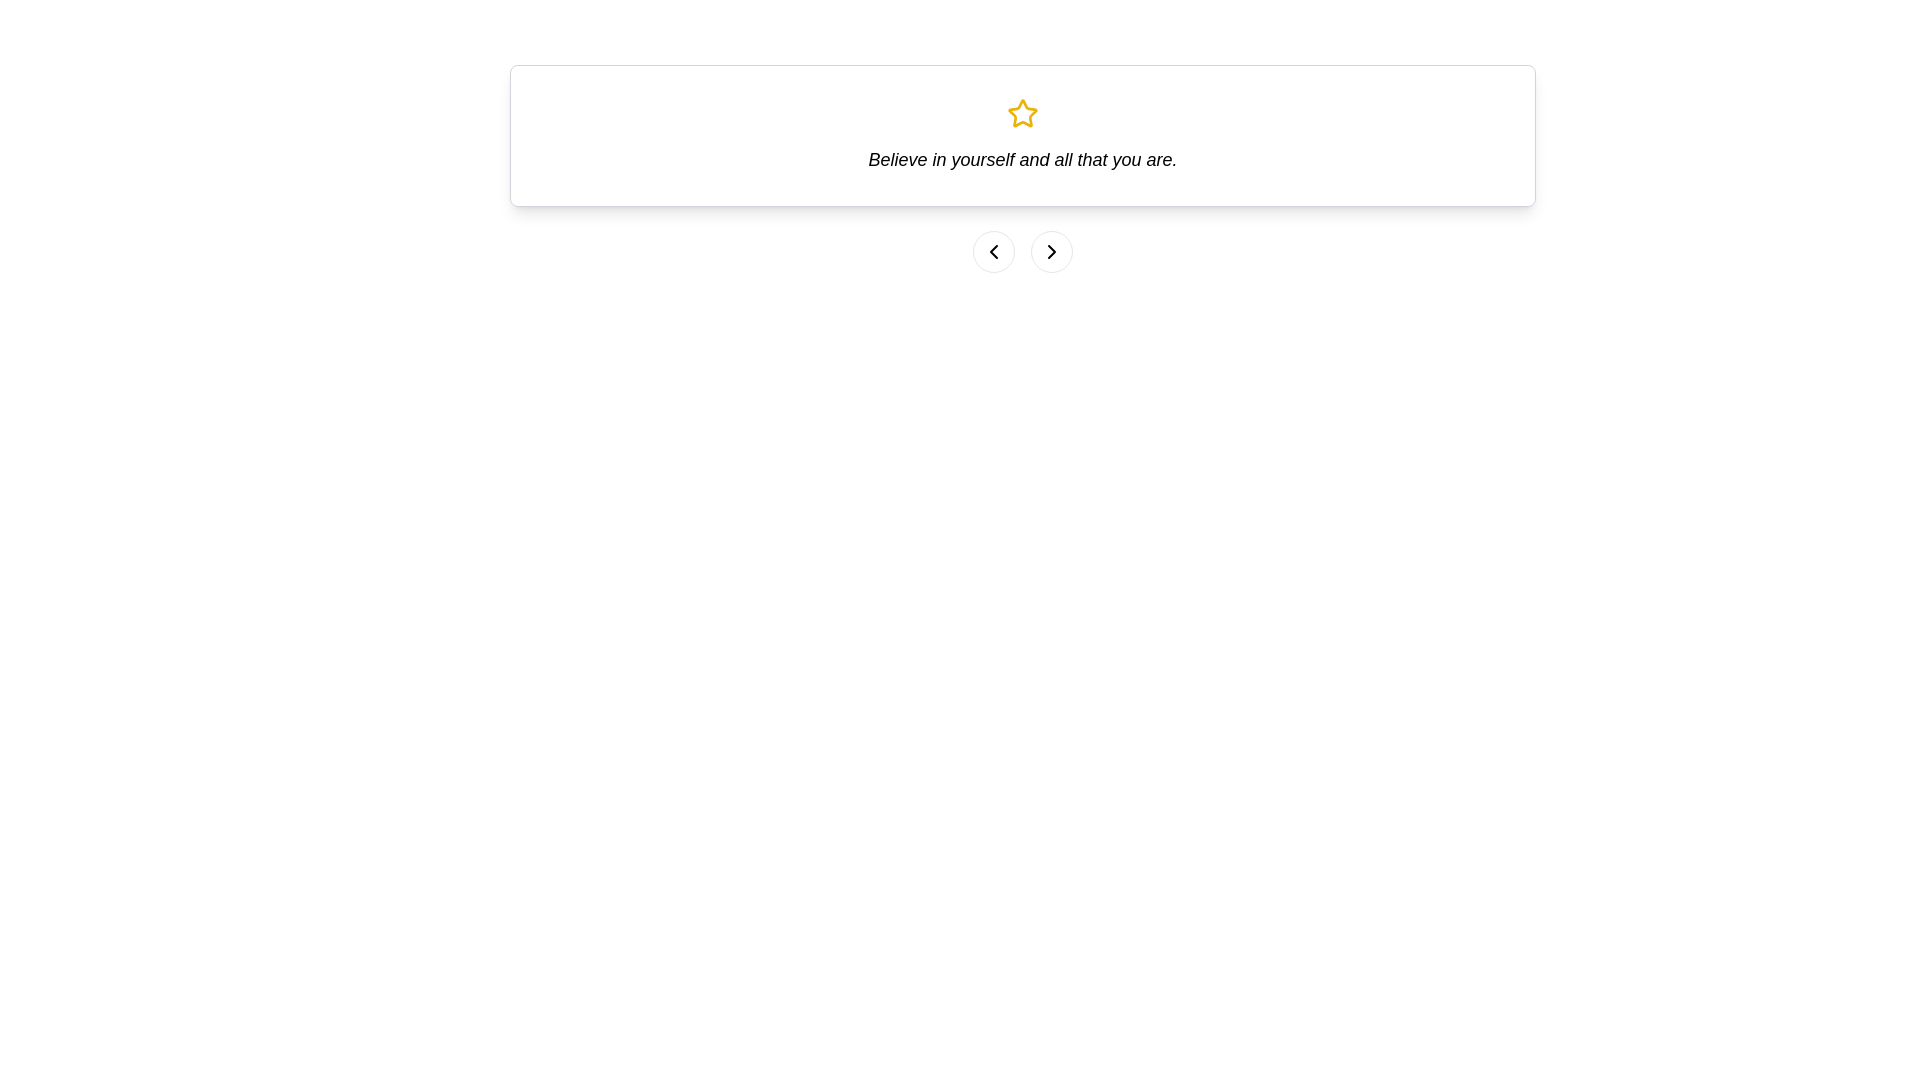 Image resolution: width=1920 pixels, height=1080 pixels. I want to click on the leftward-pointing chevron icon button styled with a stroke-outline for accessibility navigation, so click(993, 250).